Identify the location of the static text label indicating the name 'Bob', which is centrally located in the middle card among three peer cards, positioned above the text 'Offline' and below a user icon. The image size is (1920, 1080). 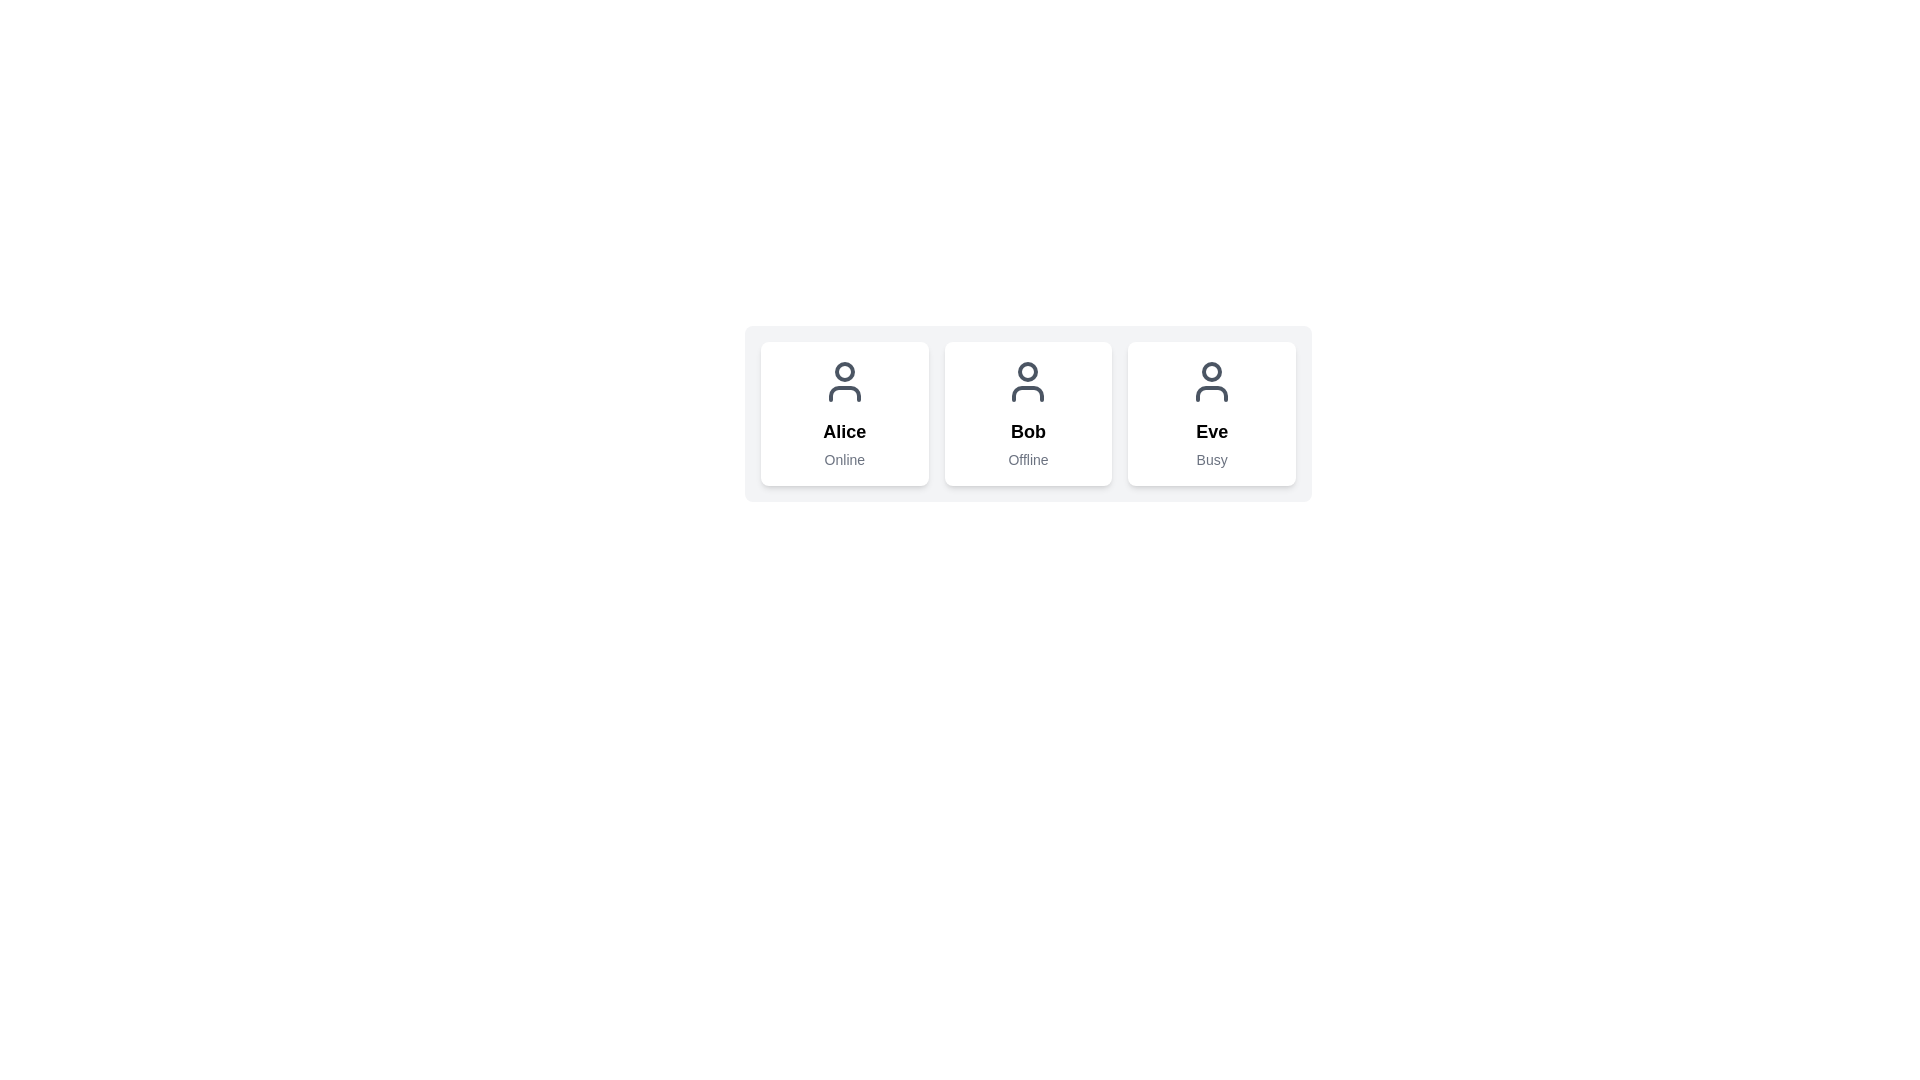
(1028, 431).